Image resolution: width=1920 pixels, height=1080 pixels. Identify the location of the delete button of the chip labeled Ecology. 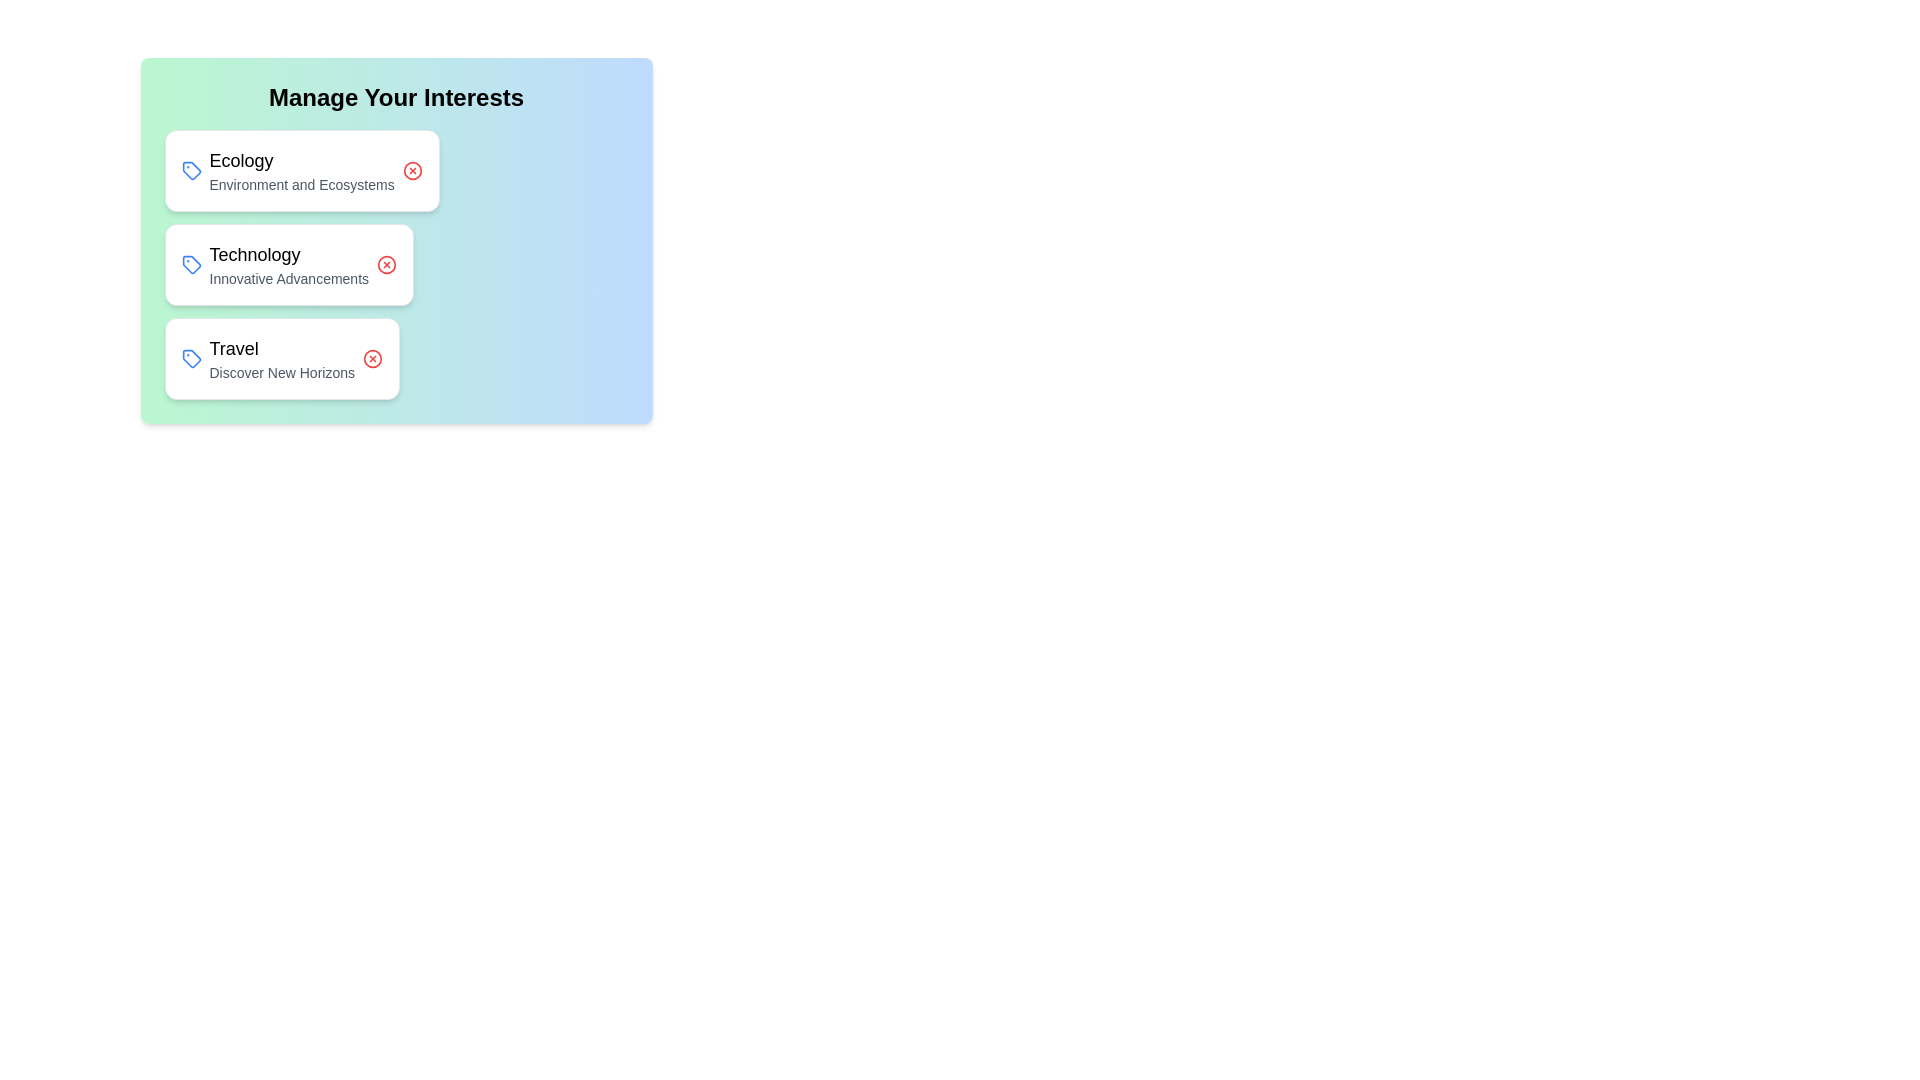
(411, 169).